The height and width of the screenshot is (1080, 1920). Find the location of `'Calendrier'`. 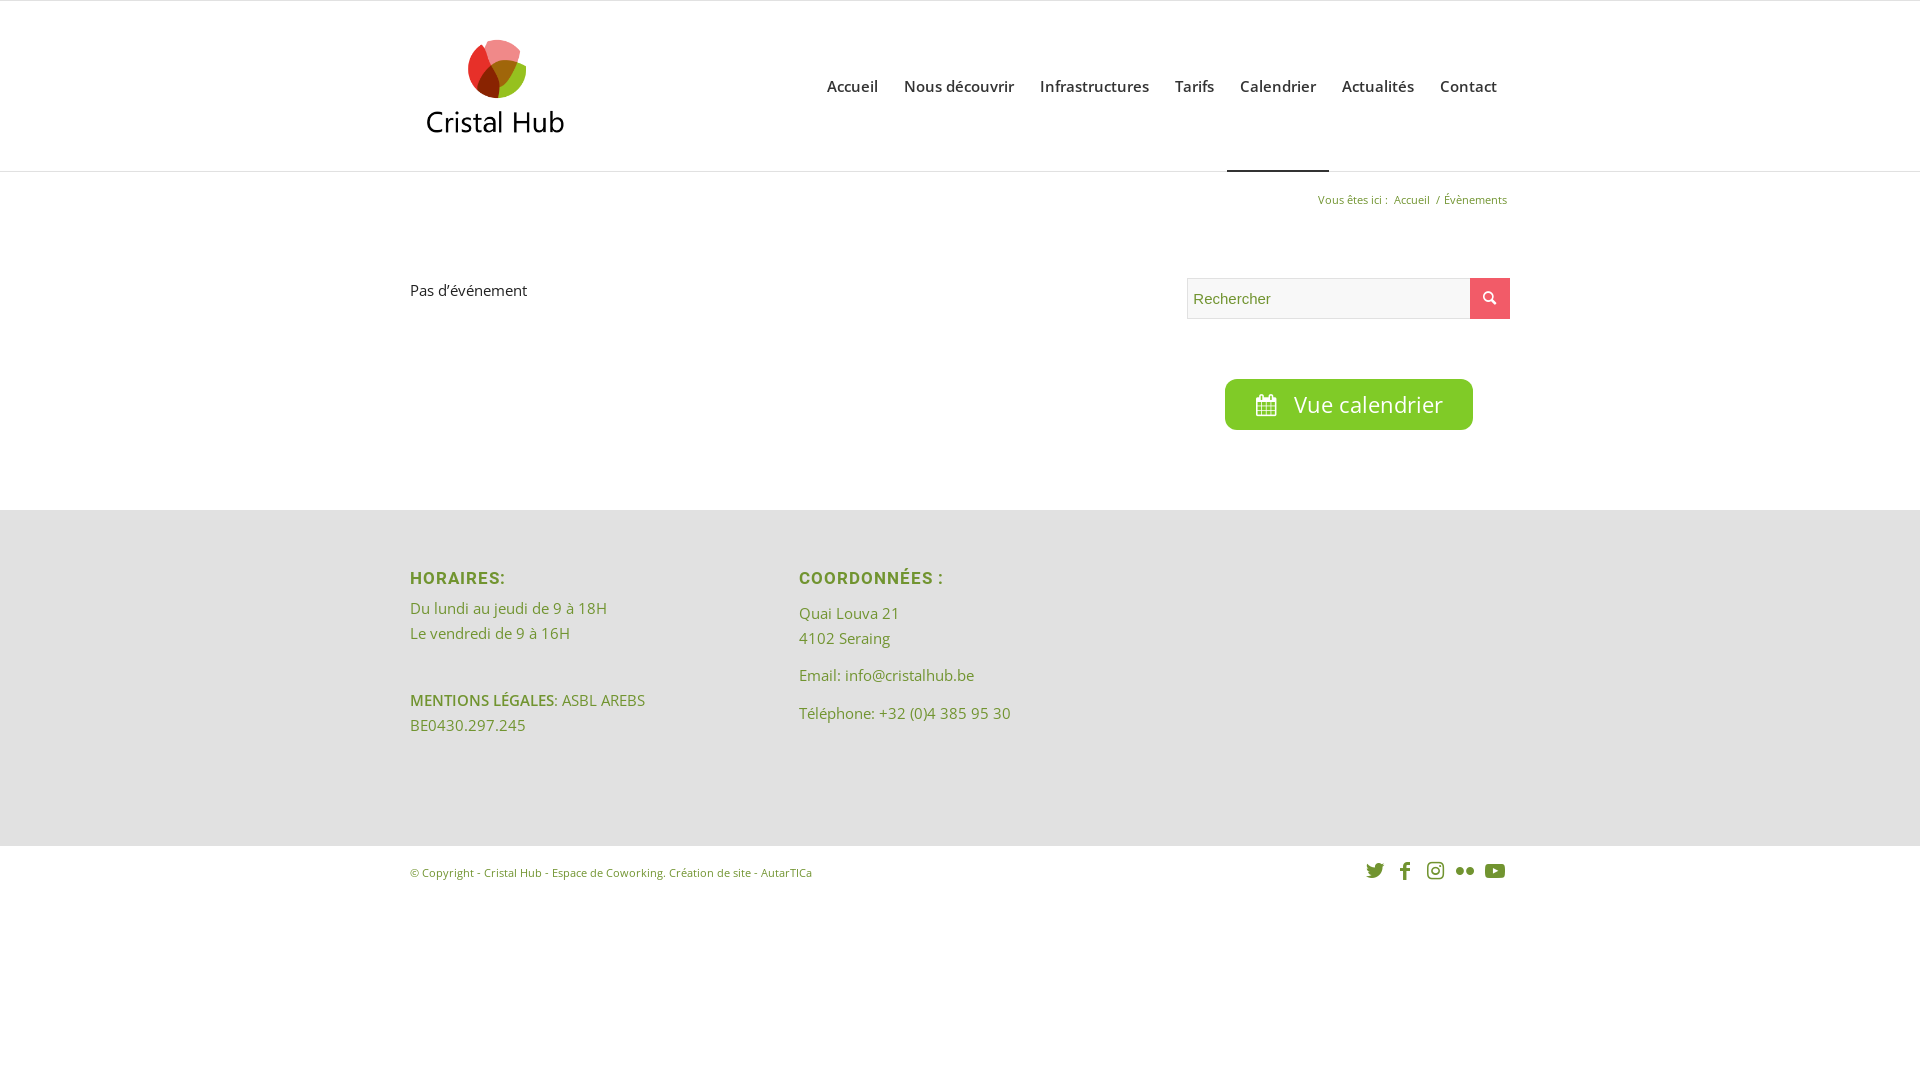

'Calendrier' is located at coordinates (1276, 84).